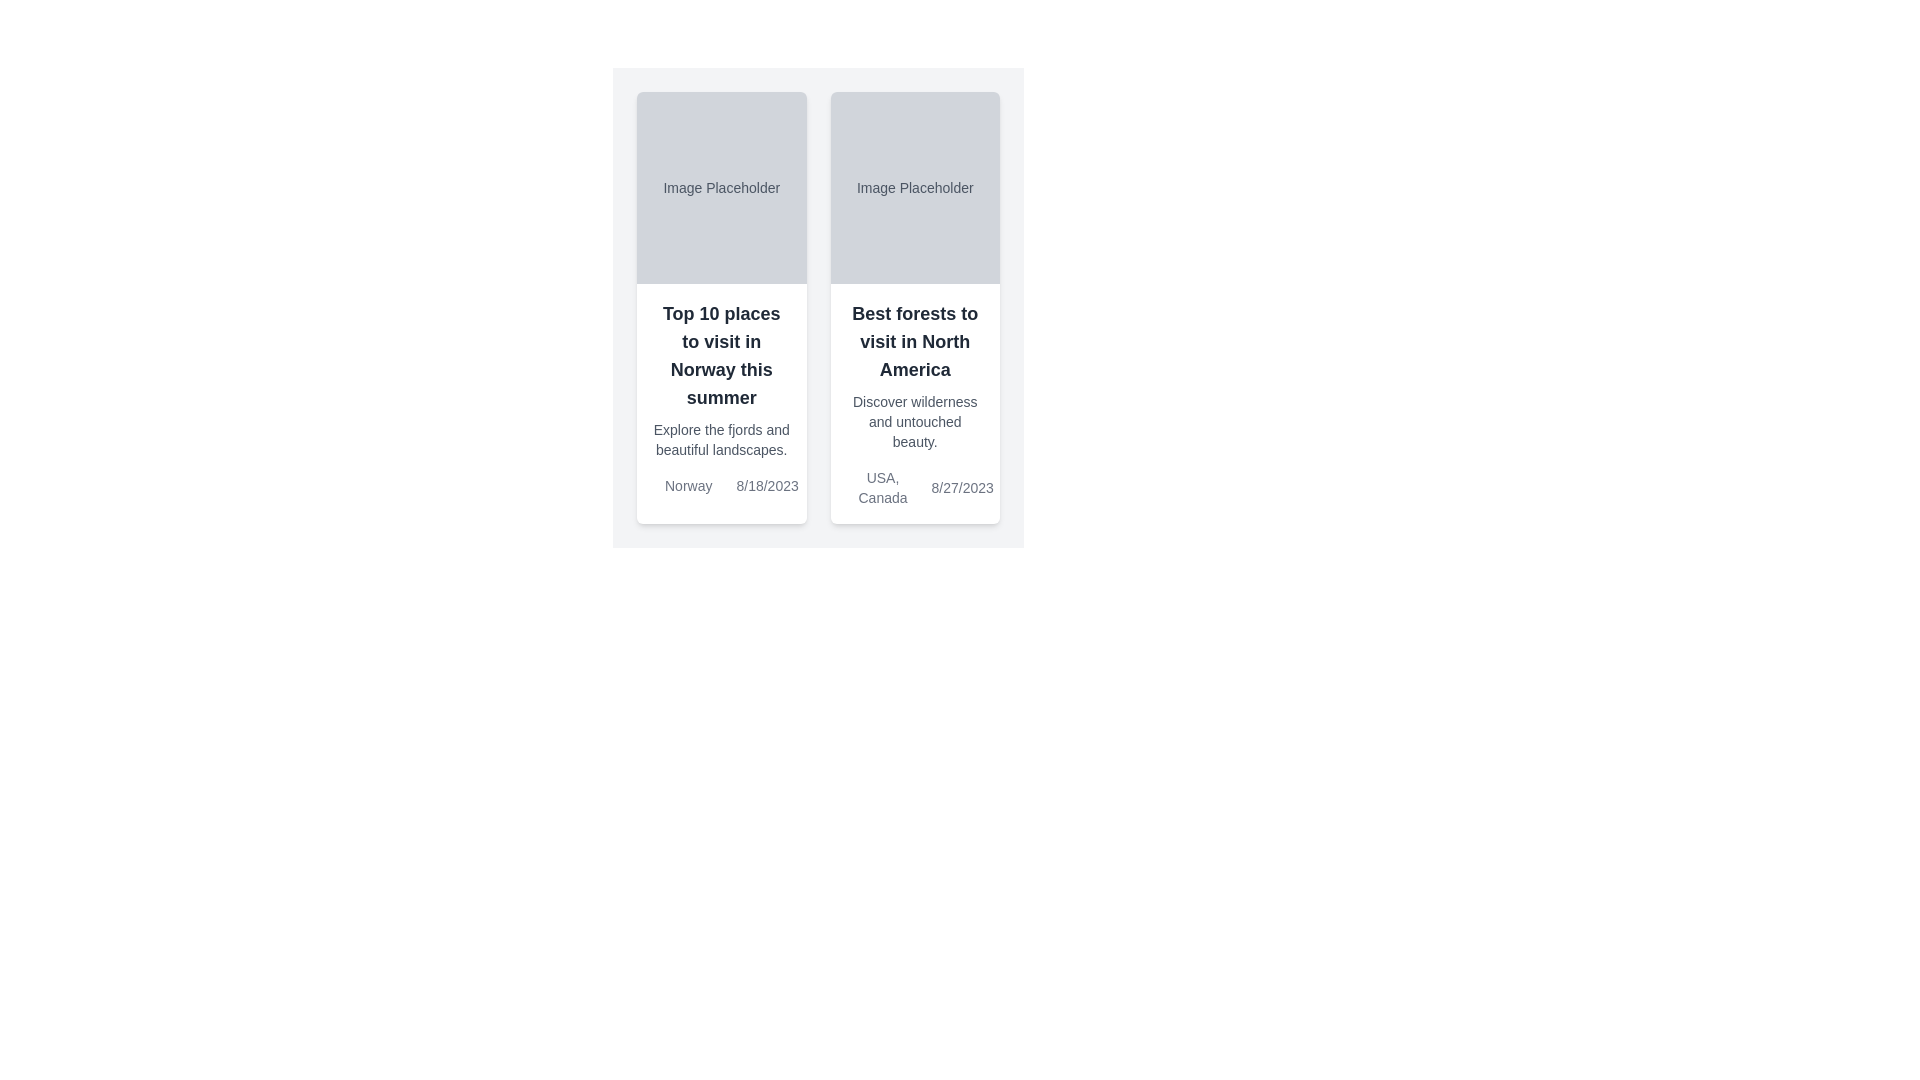  What do you see at coordinates (914, 404) in the screenshot?
I see `textual content from the informative text block about travel or exploration in North America, which is the second card in a horizontal list of similar cards` at bounding box center [914, 404].